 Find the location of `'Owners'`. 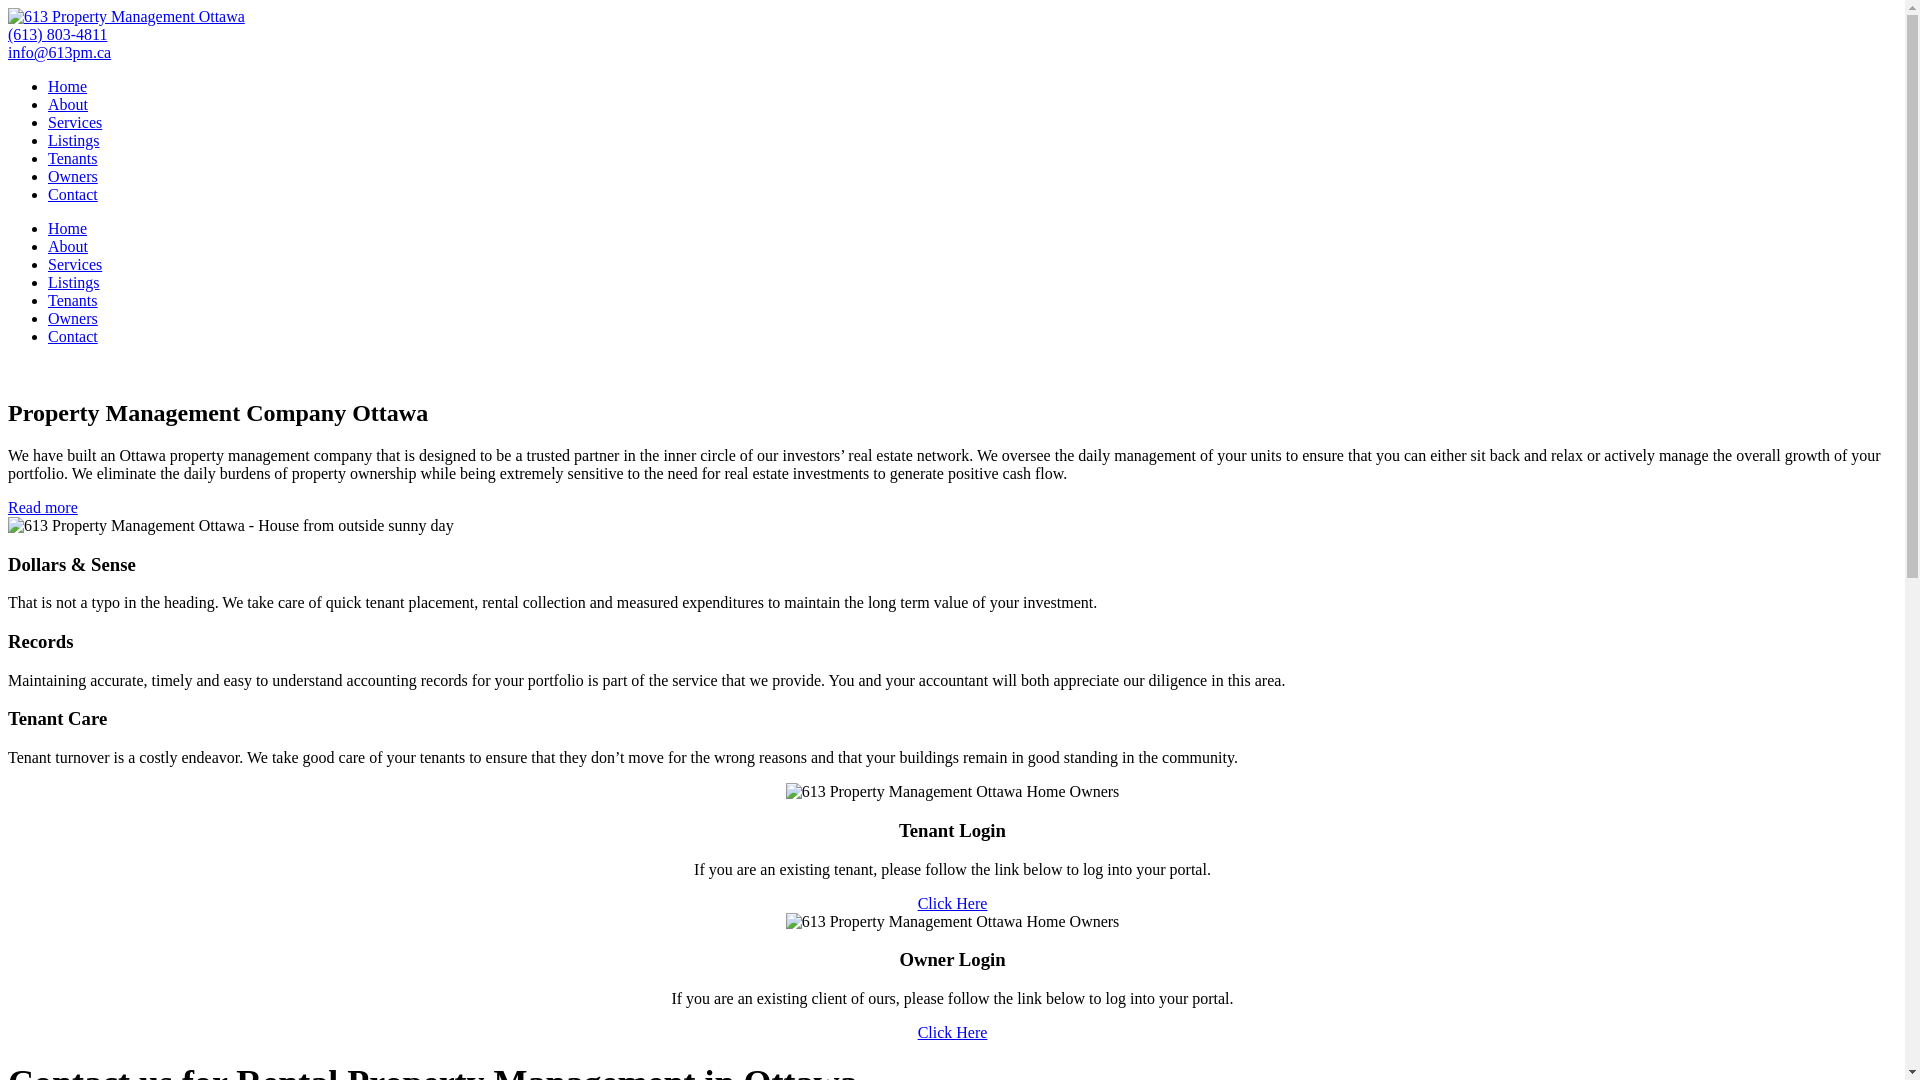

'Owners' is located at coordinates (72, 317).